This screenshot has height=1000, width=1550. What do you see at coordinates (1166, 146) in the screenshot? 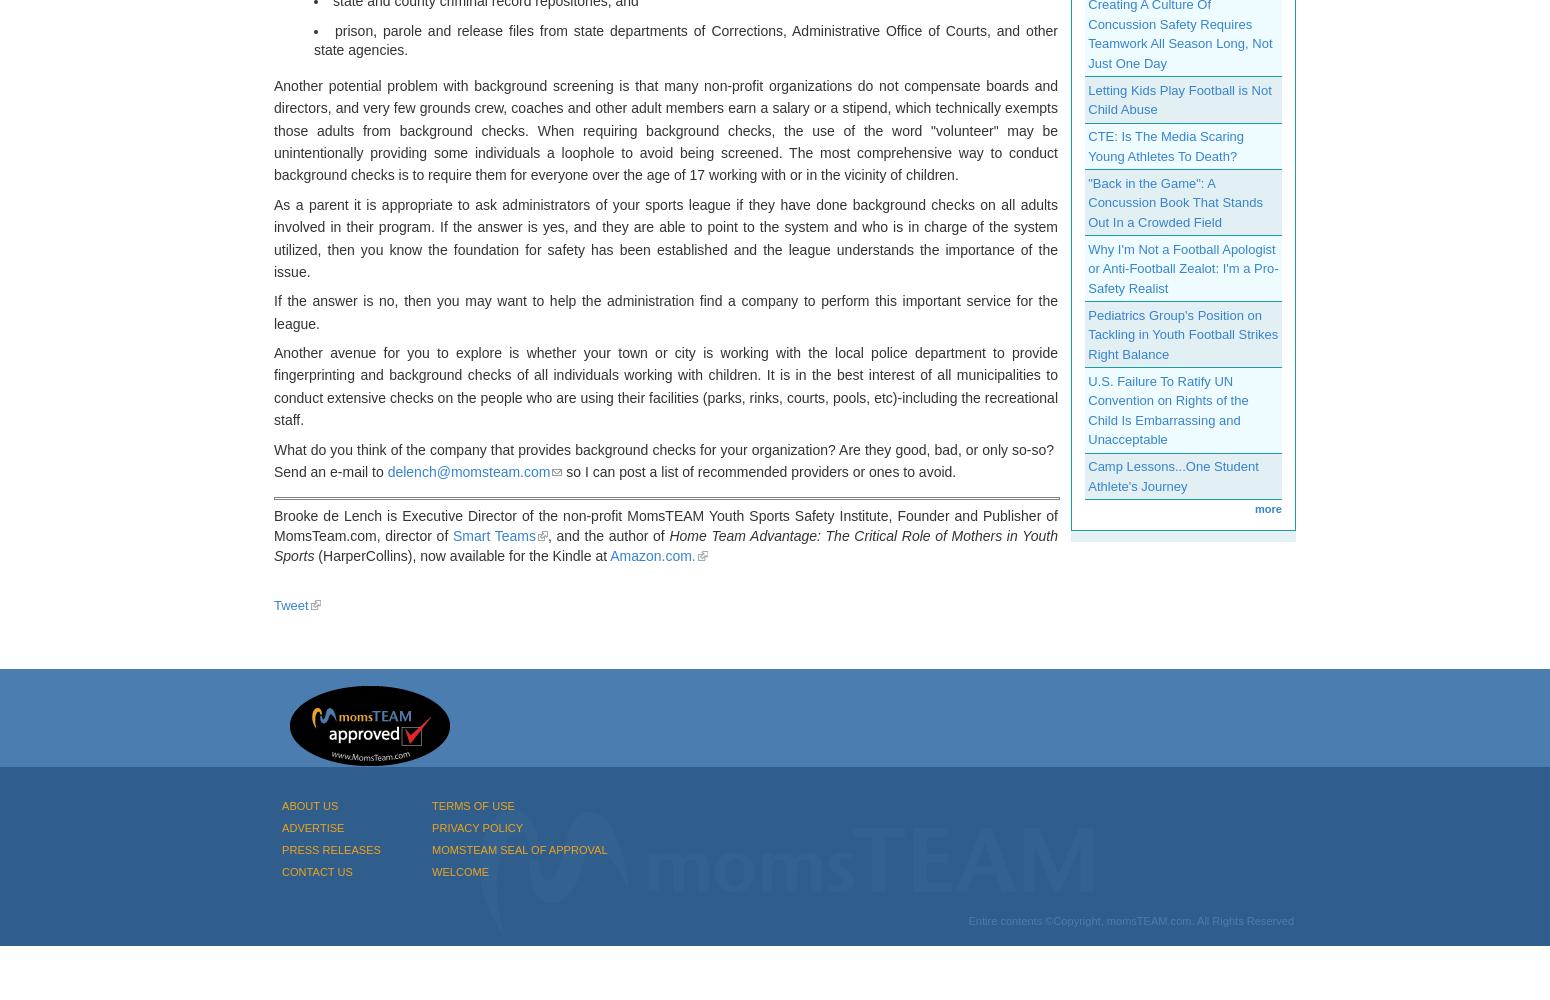
I see `'CTE: Is The Media Scaring Young Athletes To Death?'` at bounding box center [1166, 146].